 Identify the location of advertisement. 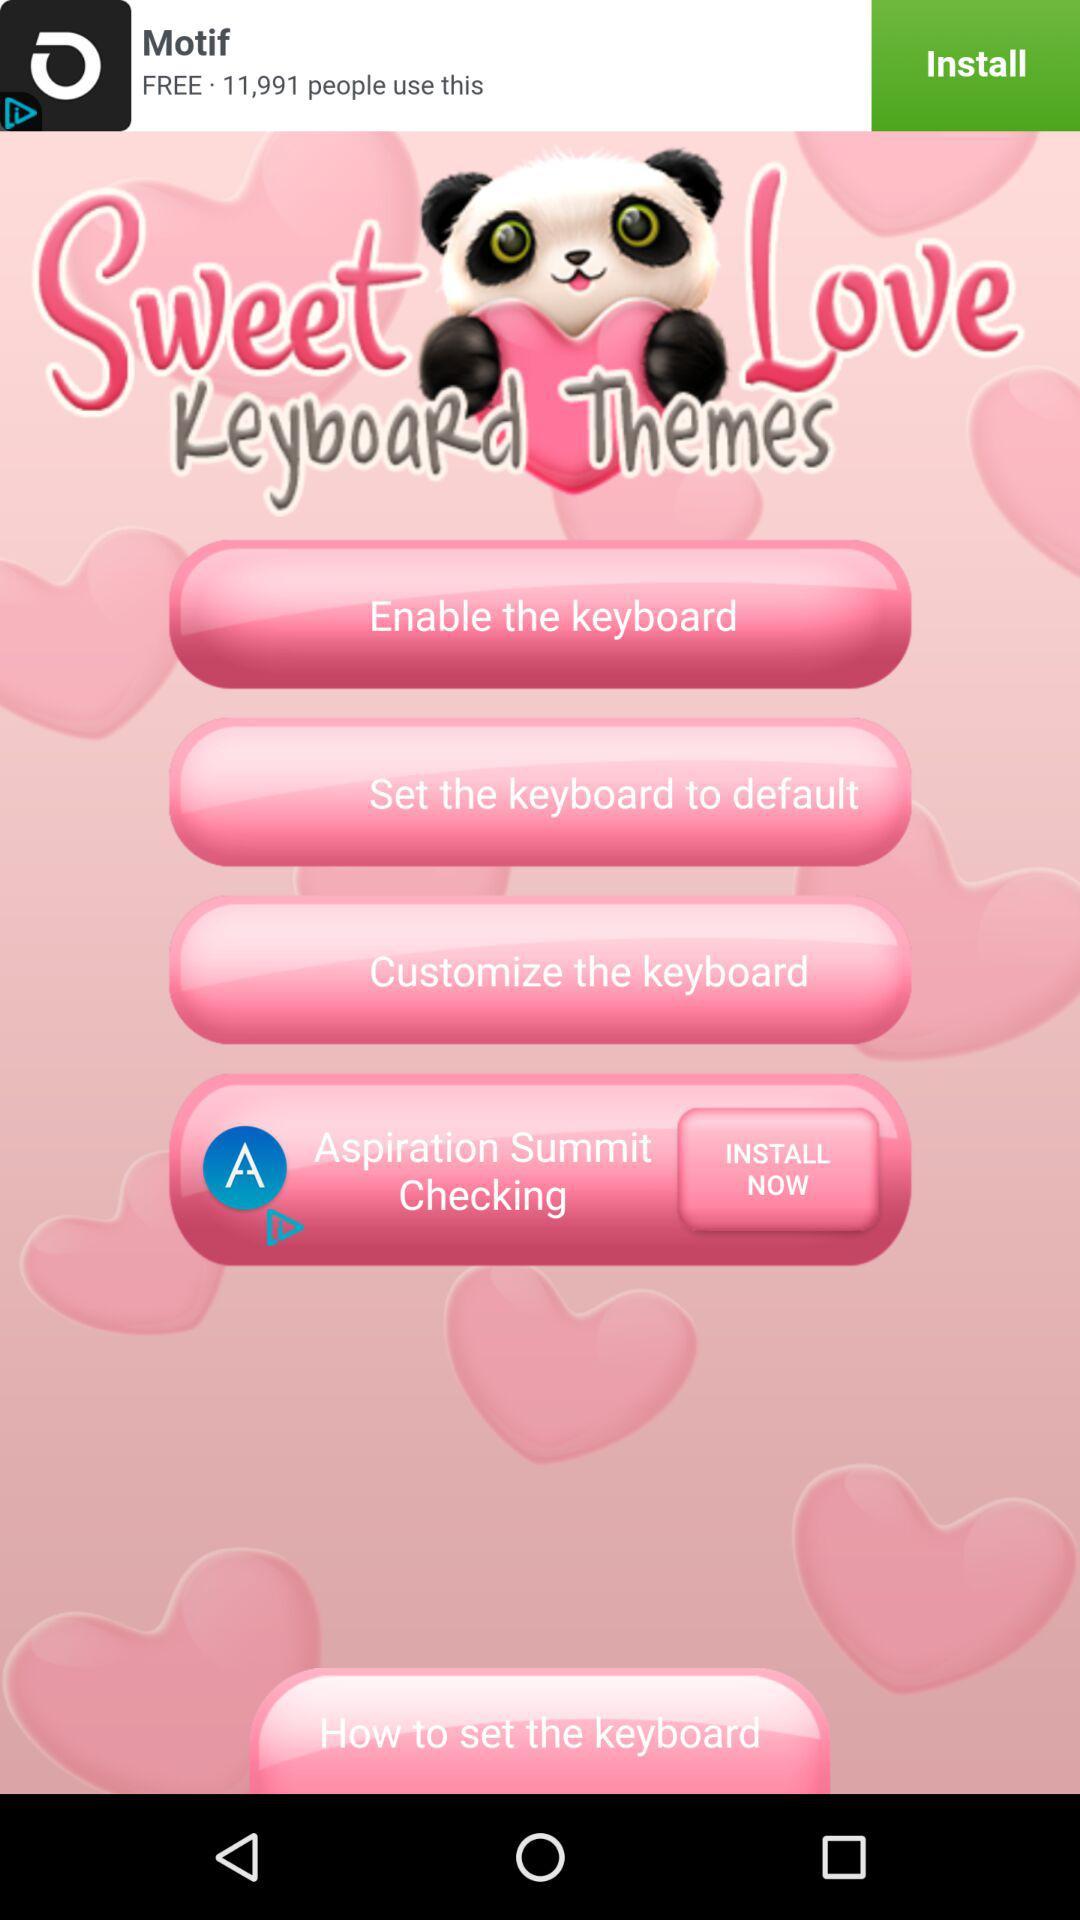
(540, 65).